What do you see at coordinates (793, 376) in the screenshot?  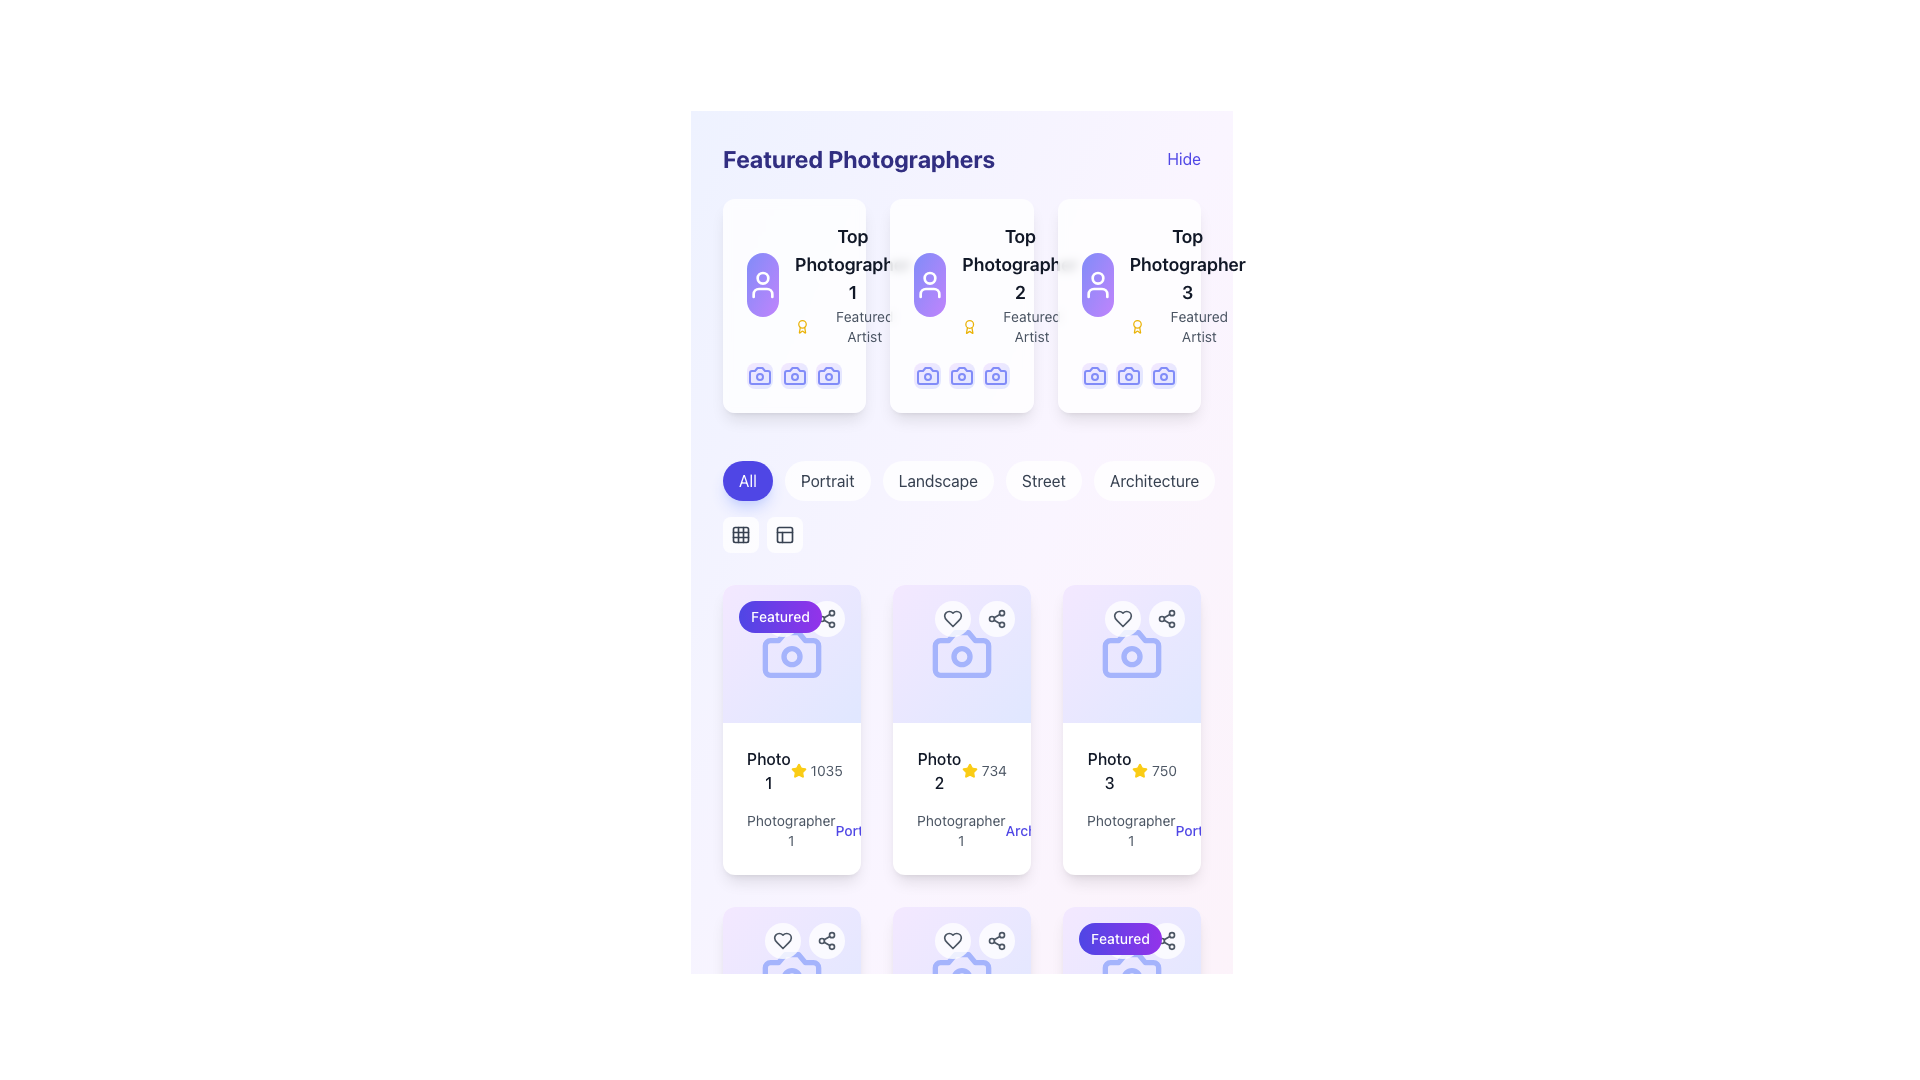 I see `the second camera icon, which is indigo and has a line-drawing style, located beneath the 'Top Photographer 1' card in the 'Featured Photographers' section` at bounding box center [793, 376].